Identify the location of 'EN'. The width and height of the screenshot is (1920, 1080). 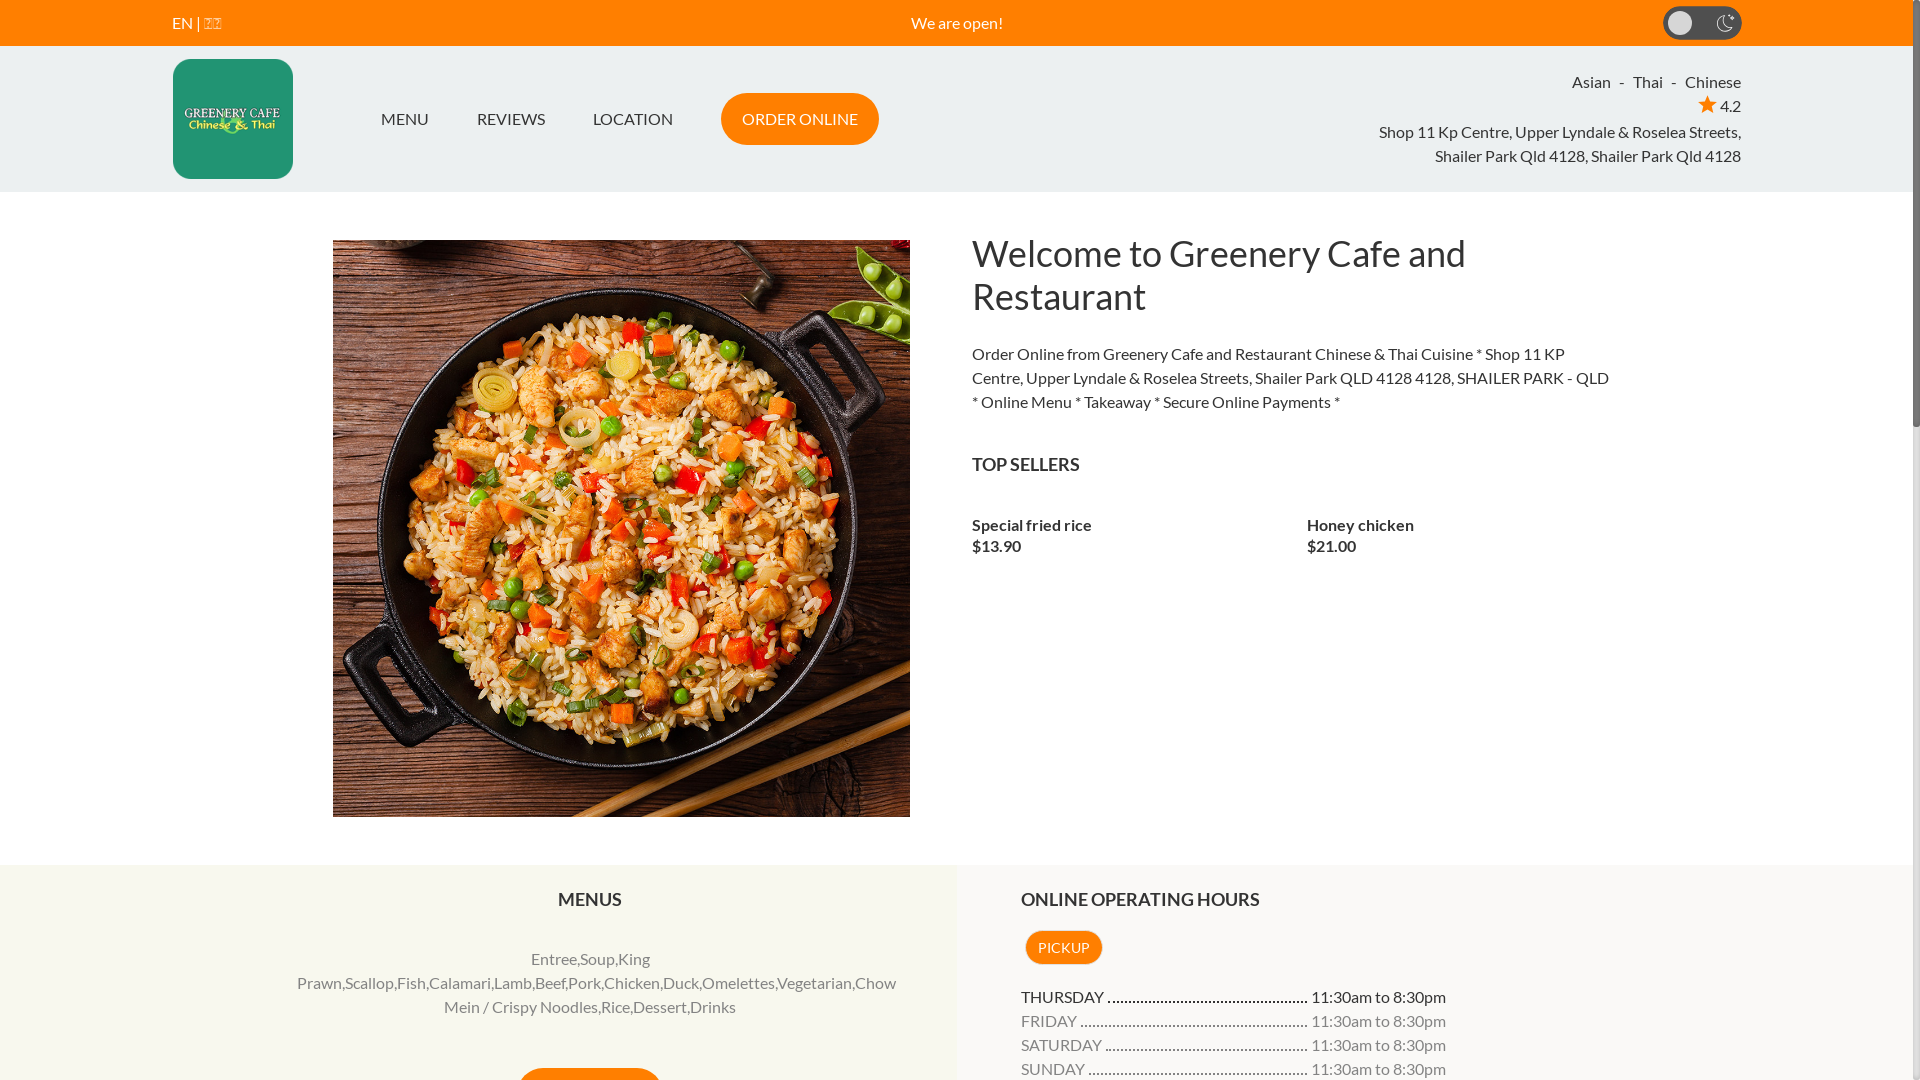
(182, 22).